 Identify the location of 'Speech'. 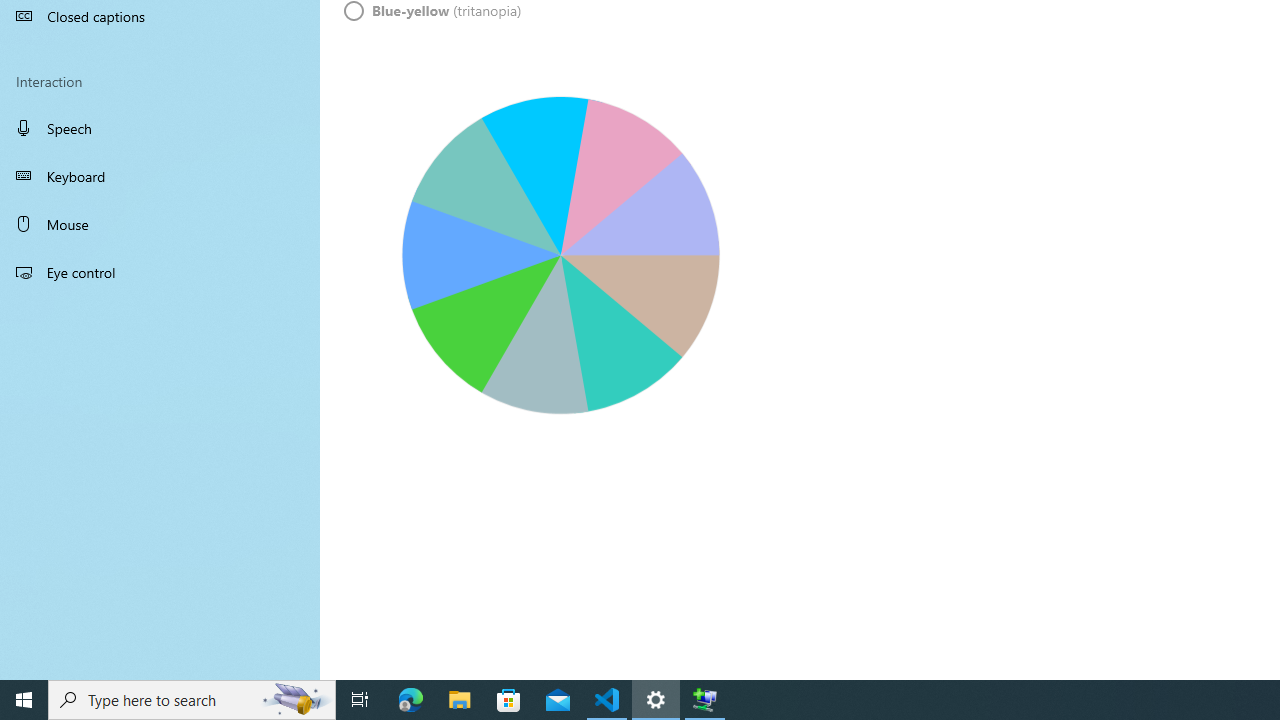
(160, 127).